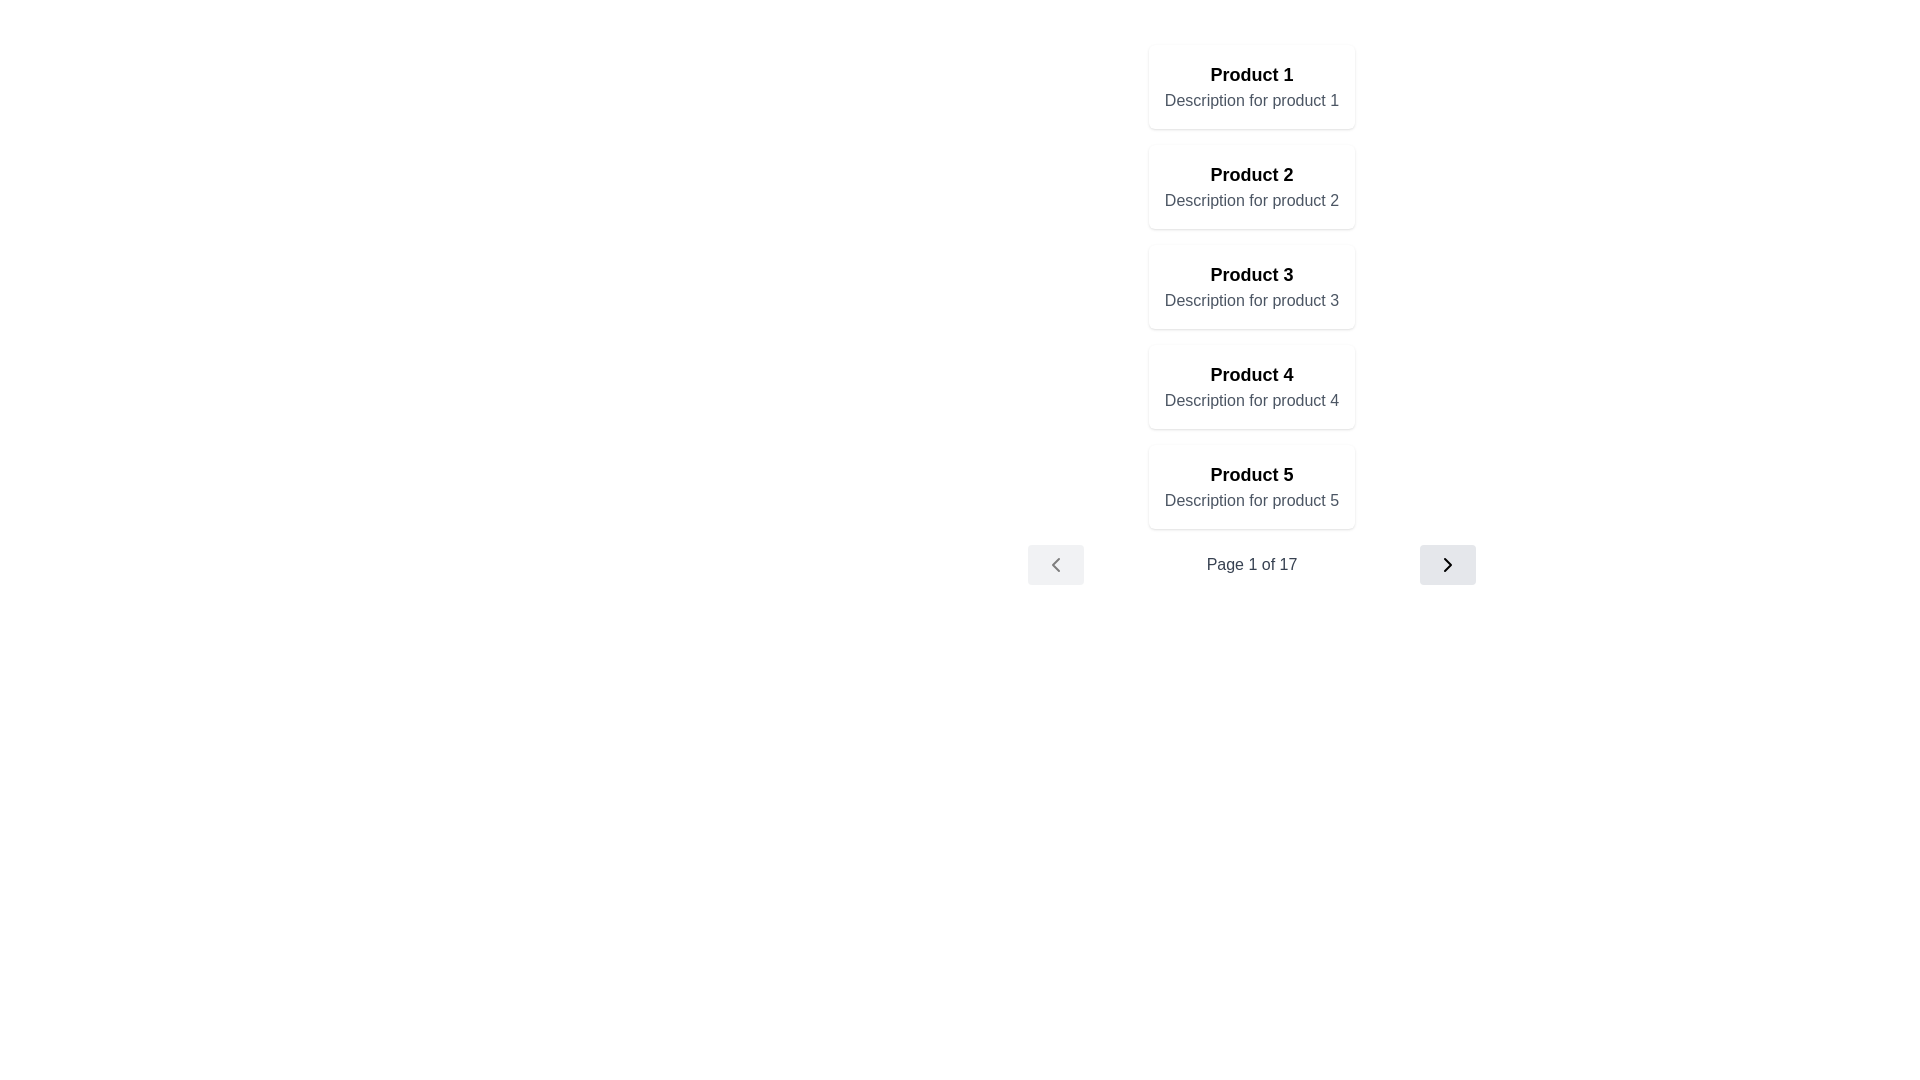 The height and width of the screenshot is (1080, 1920). I want to click on text labeled 'Description for product 3', which is displayed in light gray font below 'Product 3' within a card-like structure, so click(1251, 300).